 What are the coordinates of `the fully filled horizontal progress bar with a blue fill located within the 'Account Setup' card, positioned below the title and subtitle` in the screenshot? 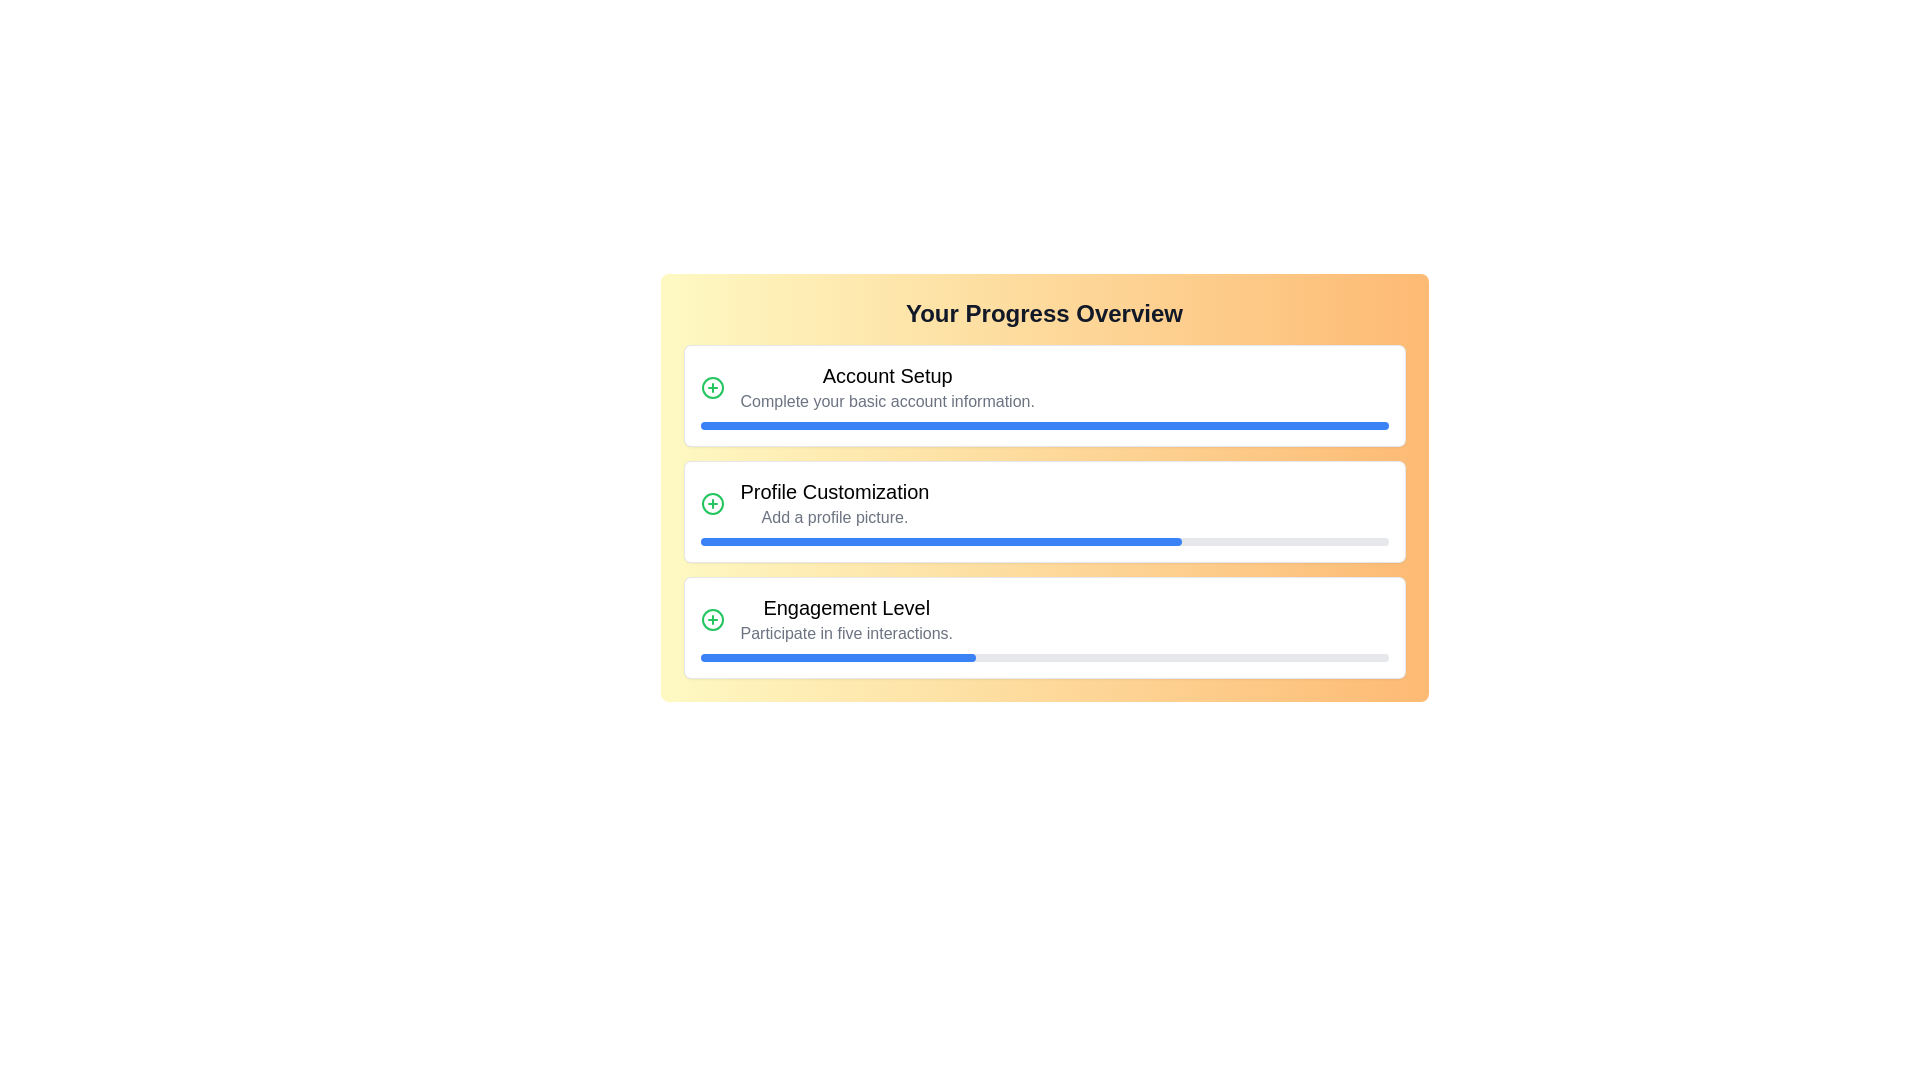 It's located at (1043, 424).